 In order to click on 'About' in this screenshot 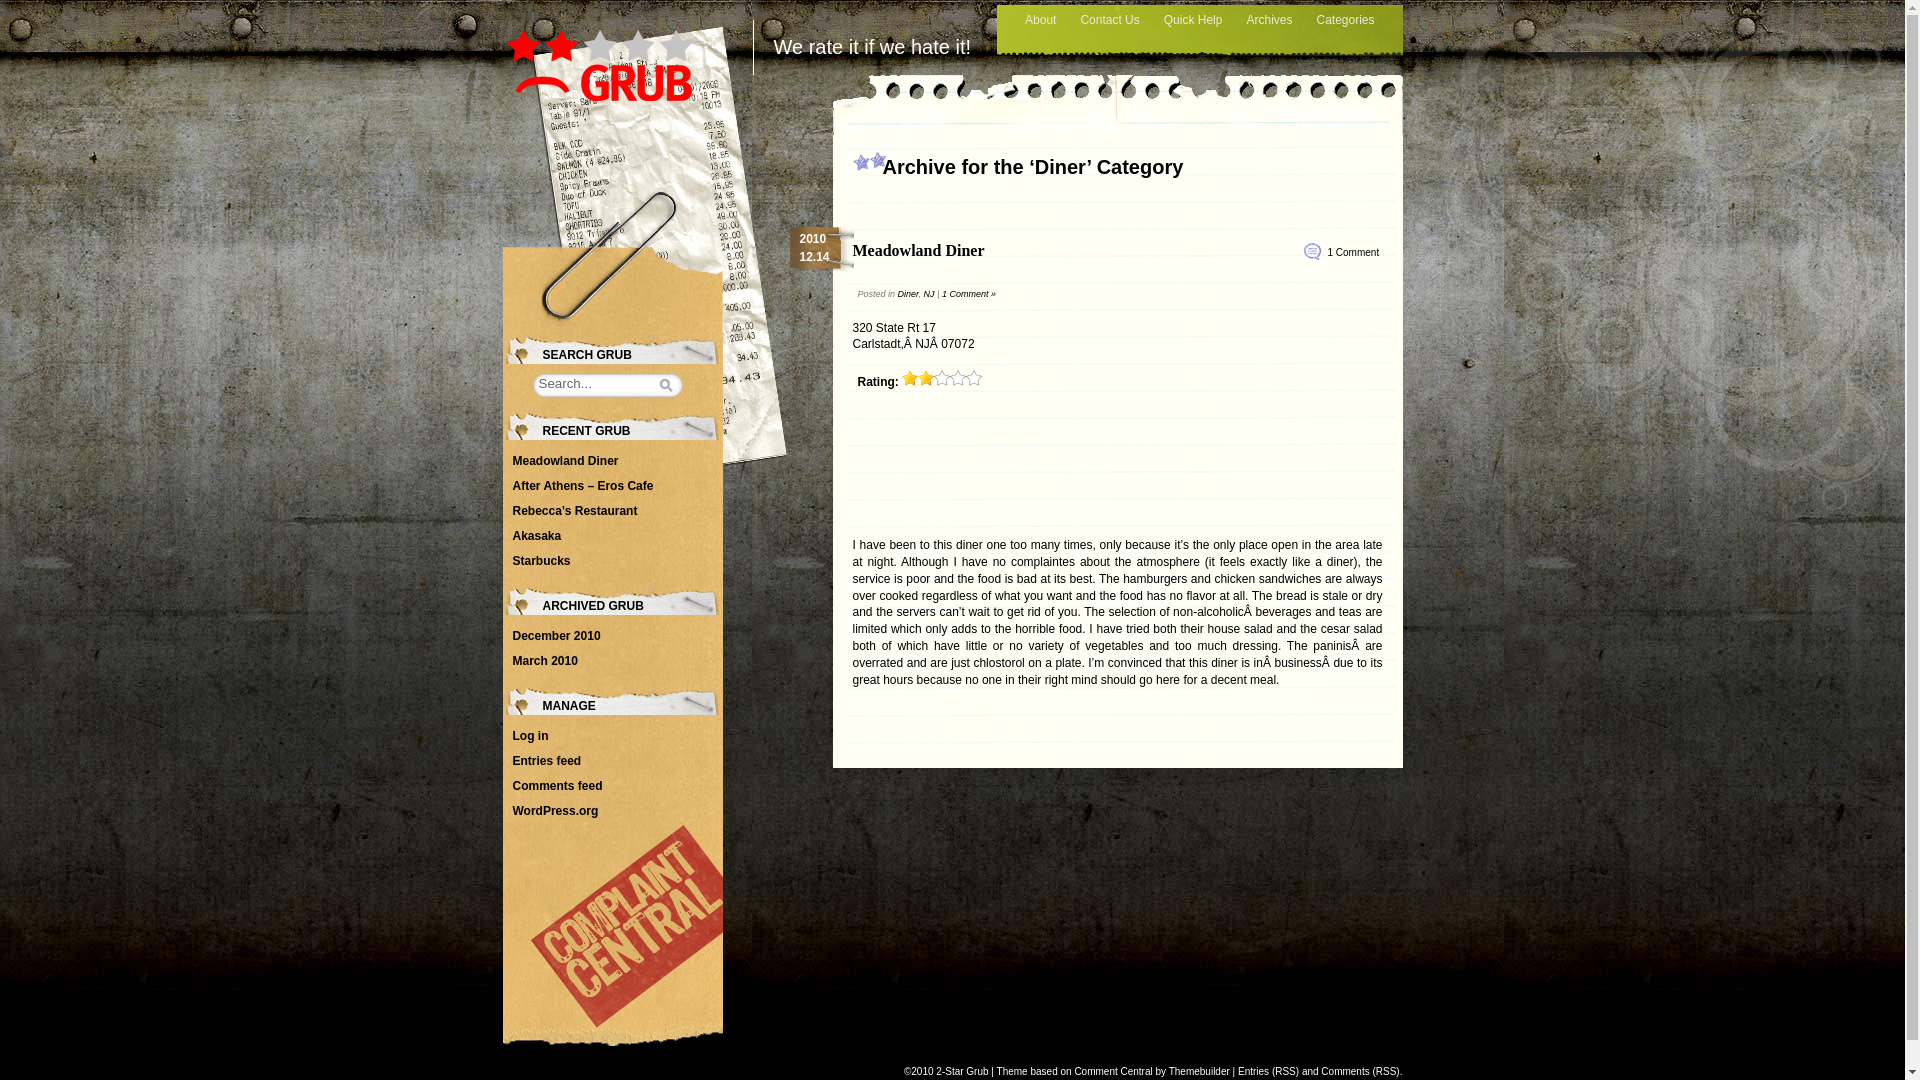, I will do `click(1012, 20)`.